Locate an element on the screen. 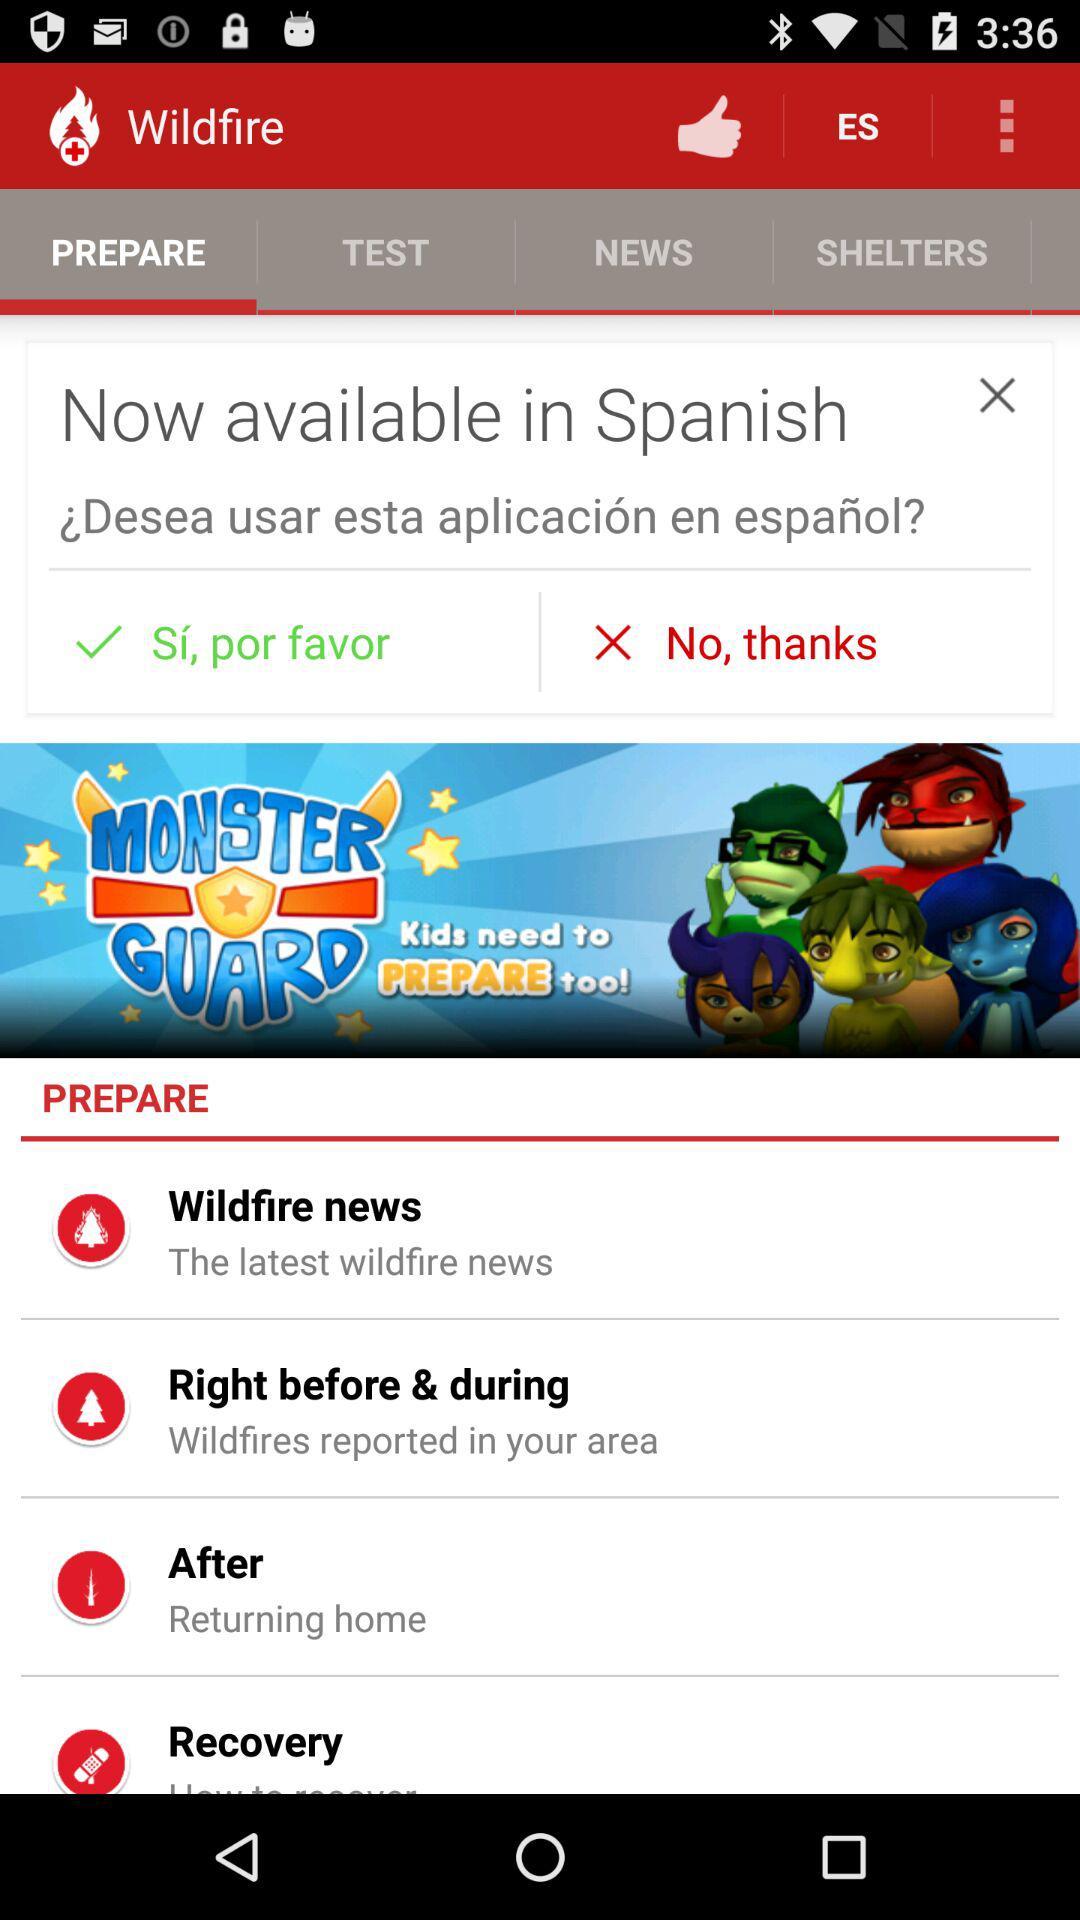  the image next to wildfire news is located at coordinates (92, 1229).